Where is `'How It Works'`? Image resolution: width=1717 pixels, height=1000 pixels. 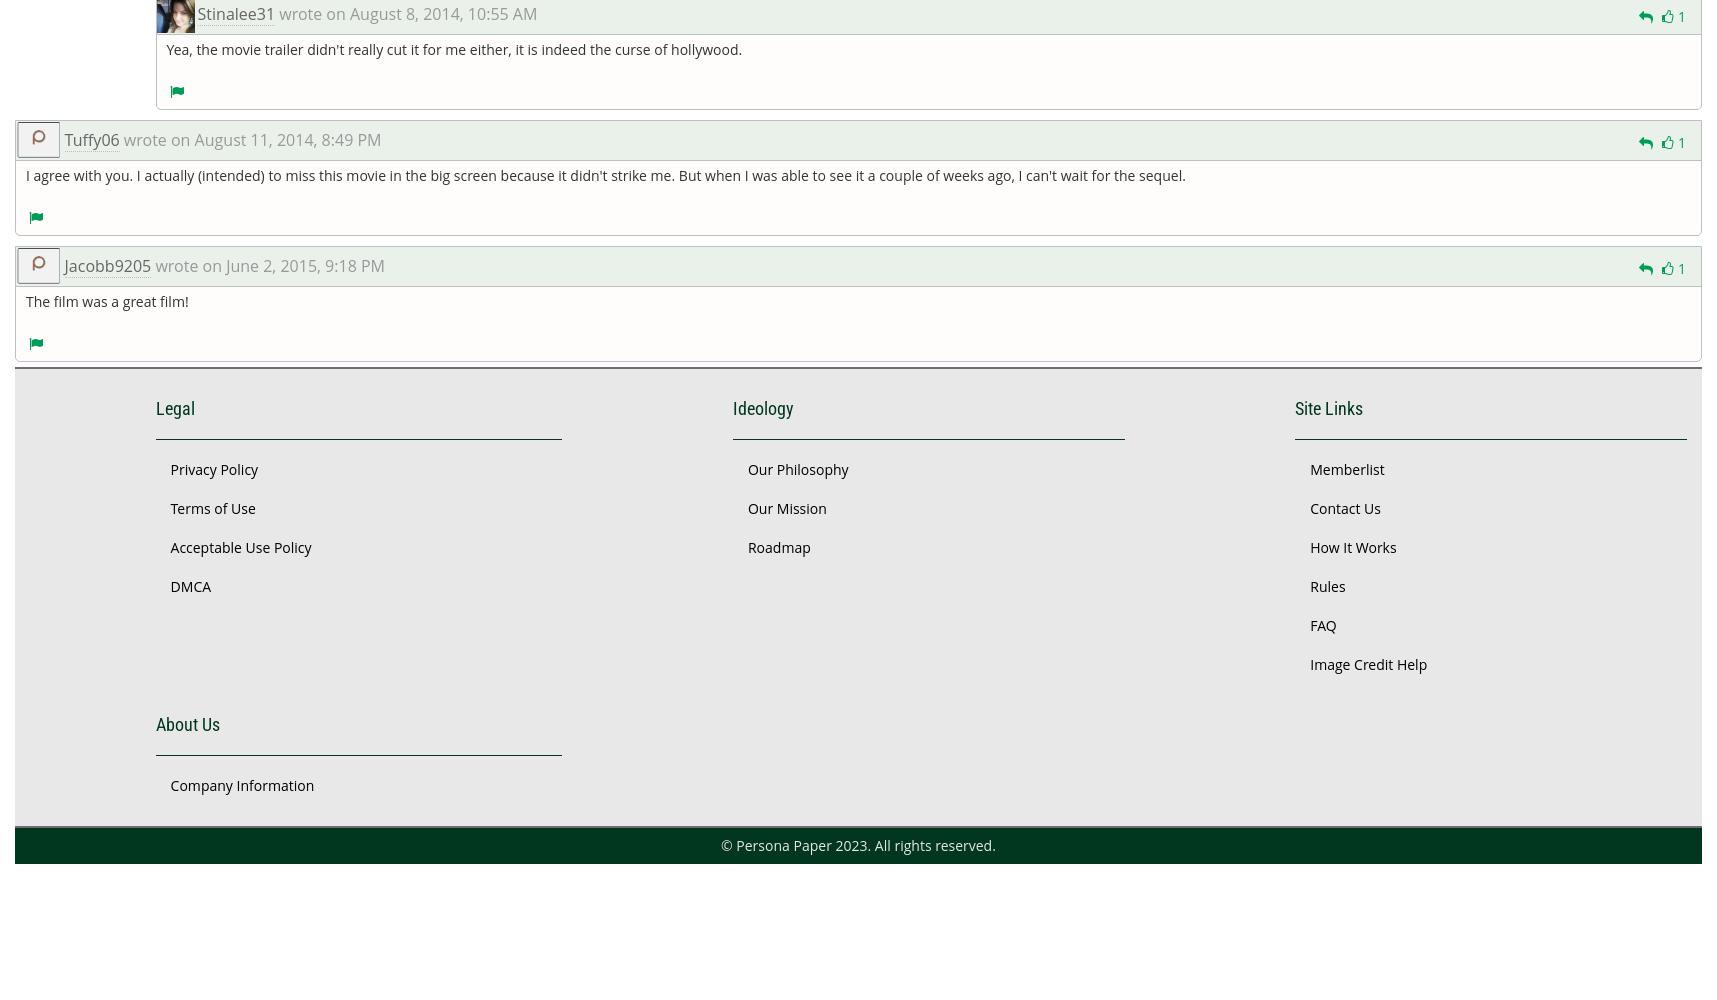 'How It Works' is located at coordinates (1351, 546).